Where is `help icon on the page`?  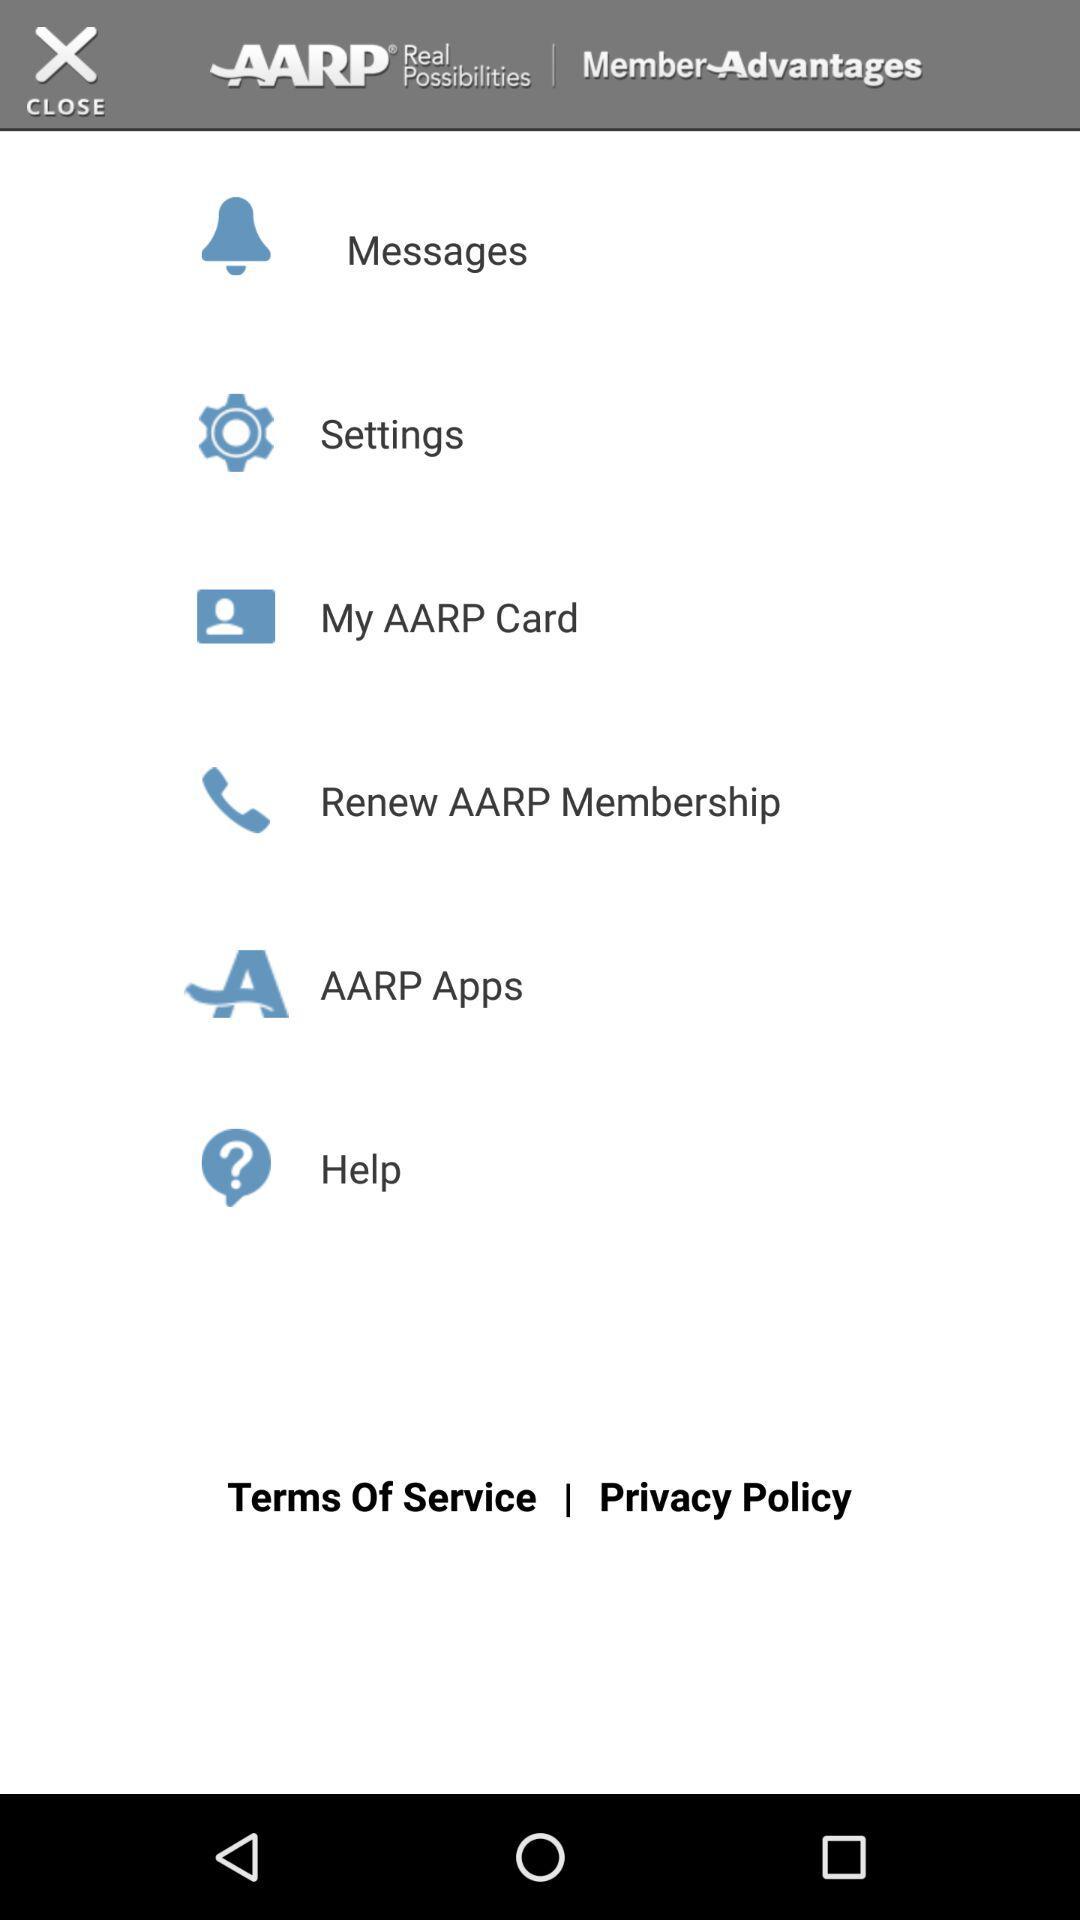
help icon on the page is located at coordinates (235, 1167).